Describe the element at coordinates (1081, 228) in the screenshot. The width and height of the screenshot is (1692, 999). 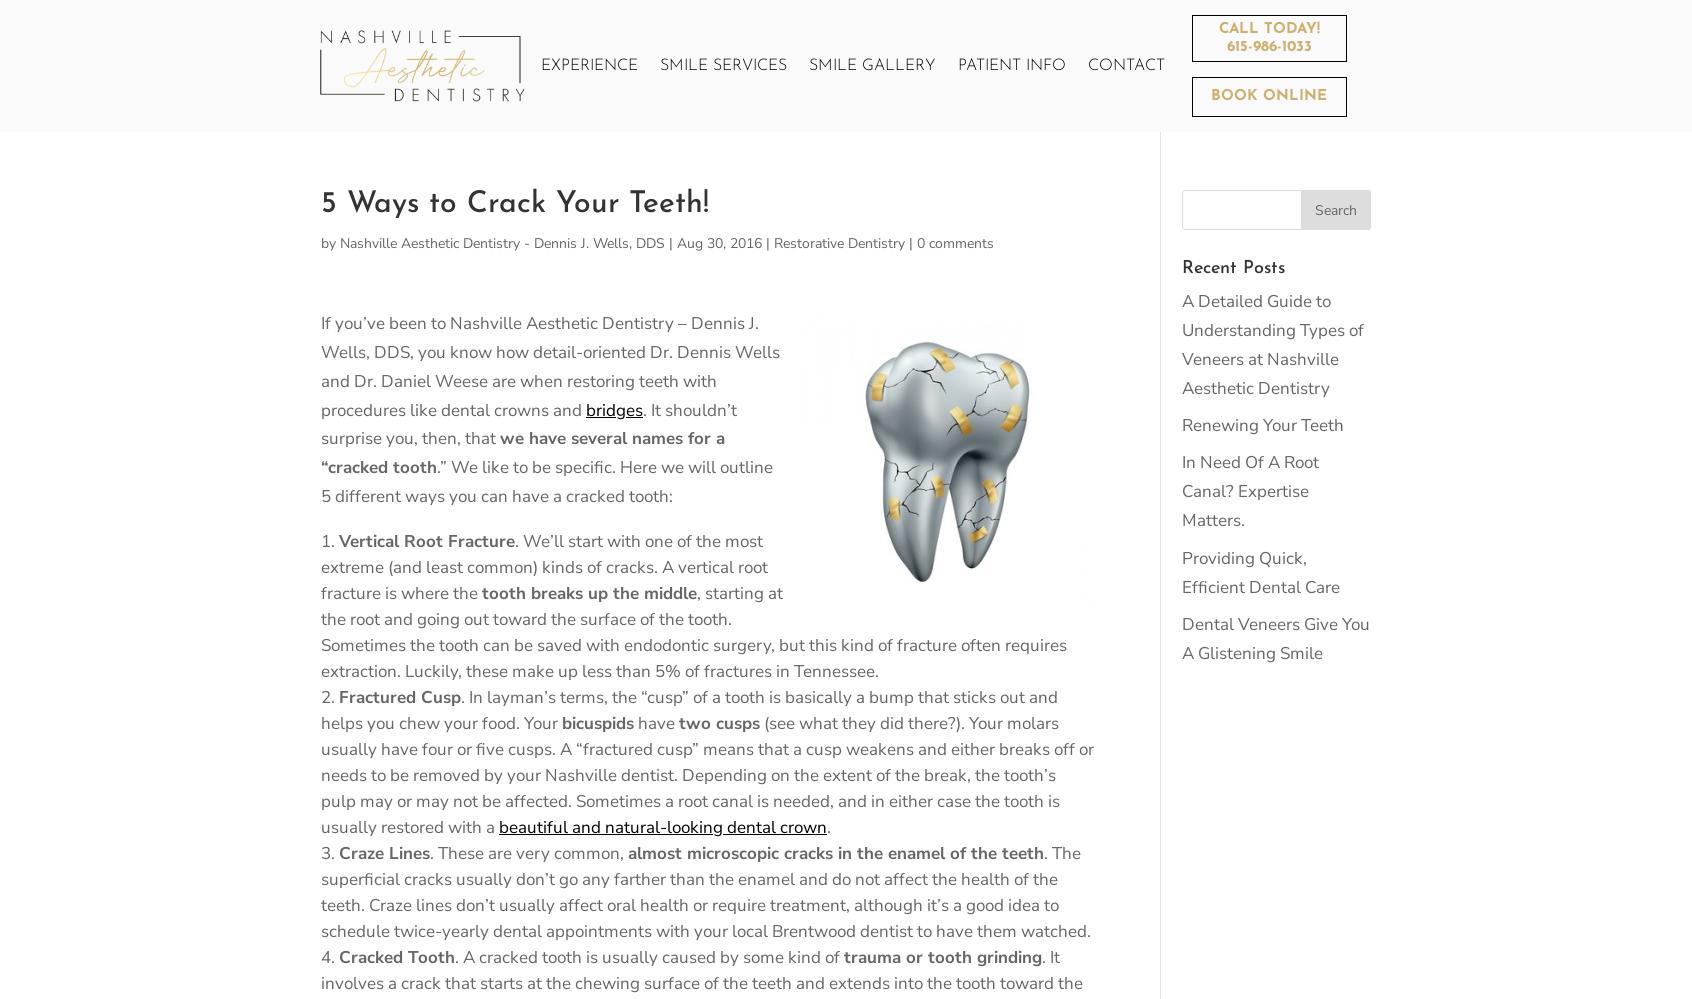
I see `'Financing and Insurance'` at that location.